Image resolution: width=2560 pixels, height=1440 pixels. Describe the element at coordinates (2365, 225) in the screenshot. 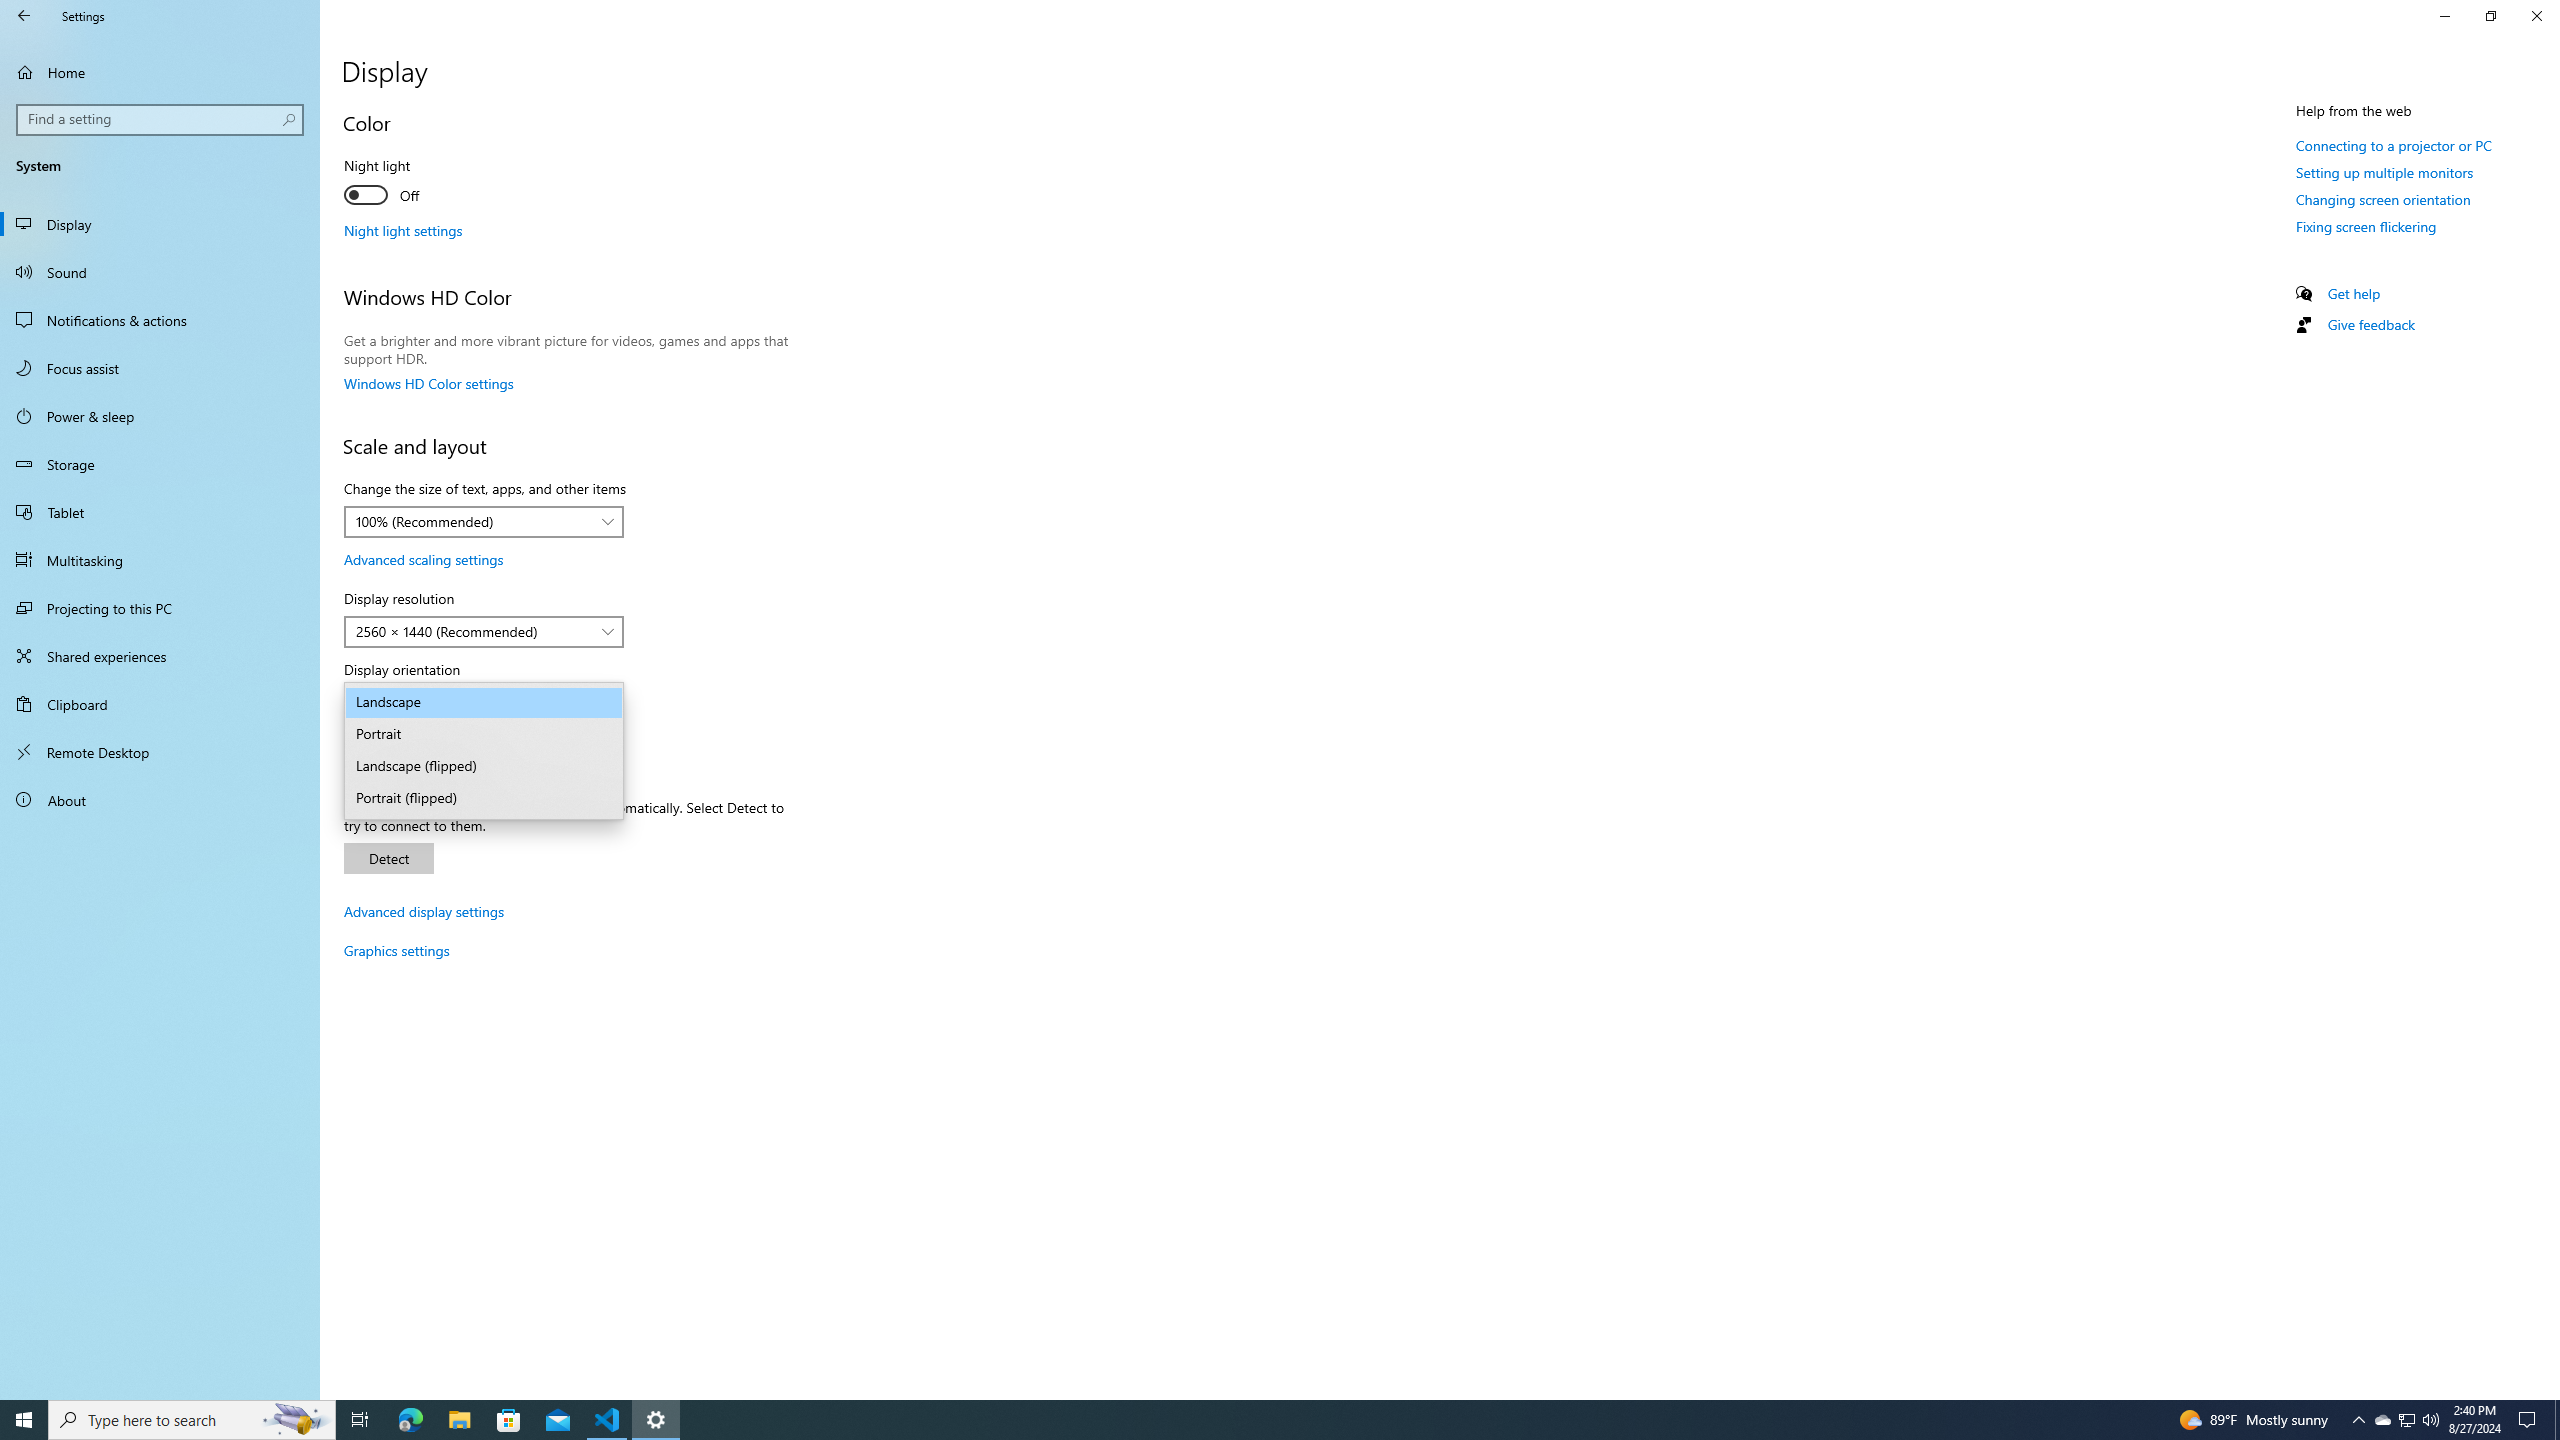

I see `'Fixing screen flickering'` at that location.